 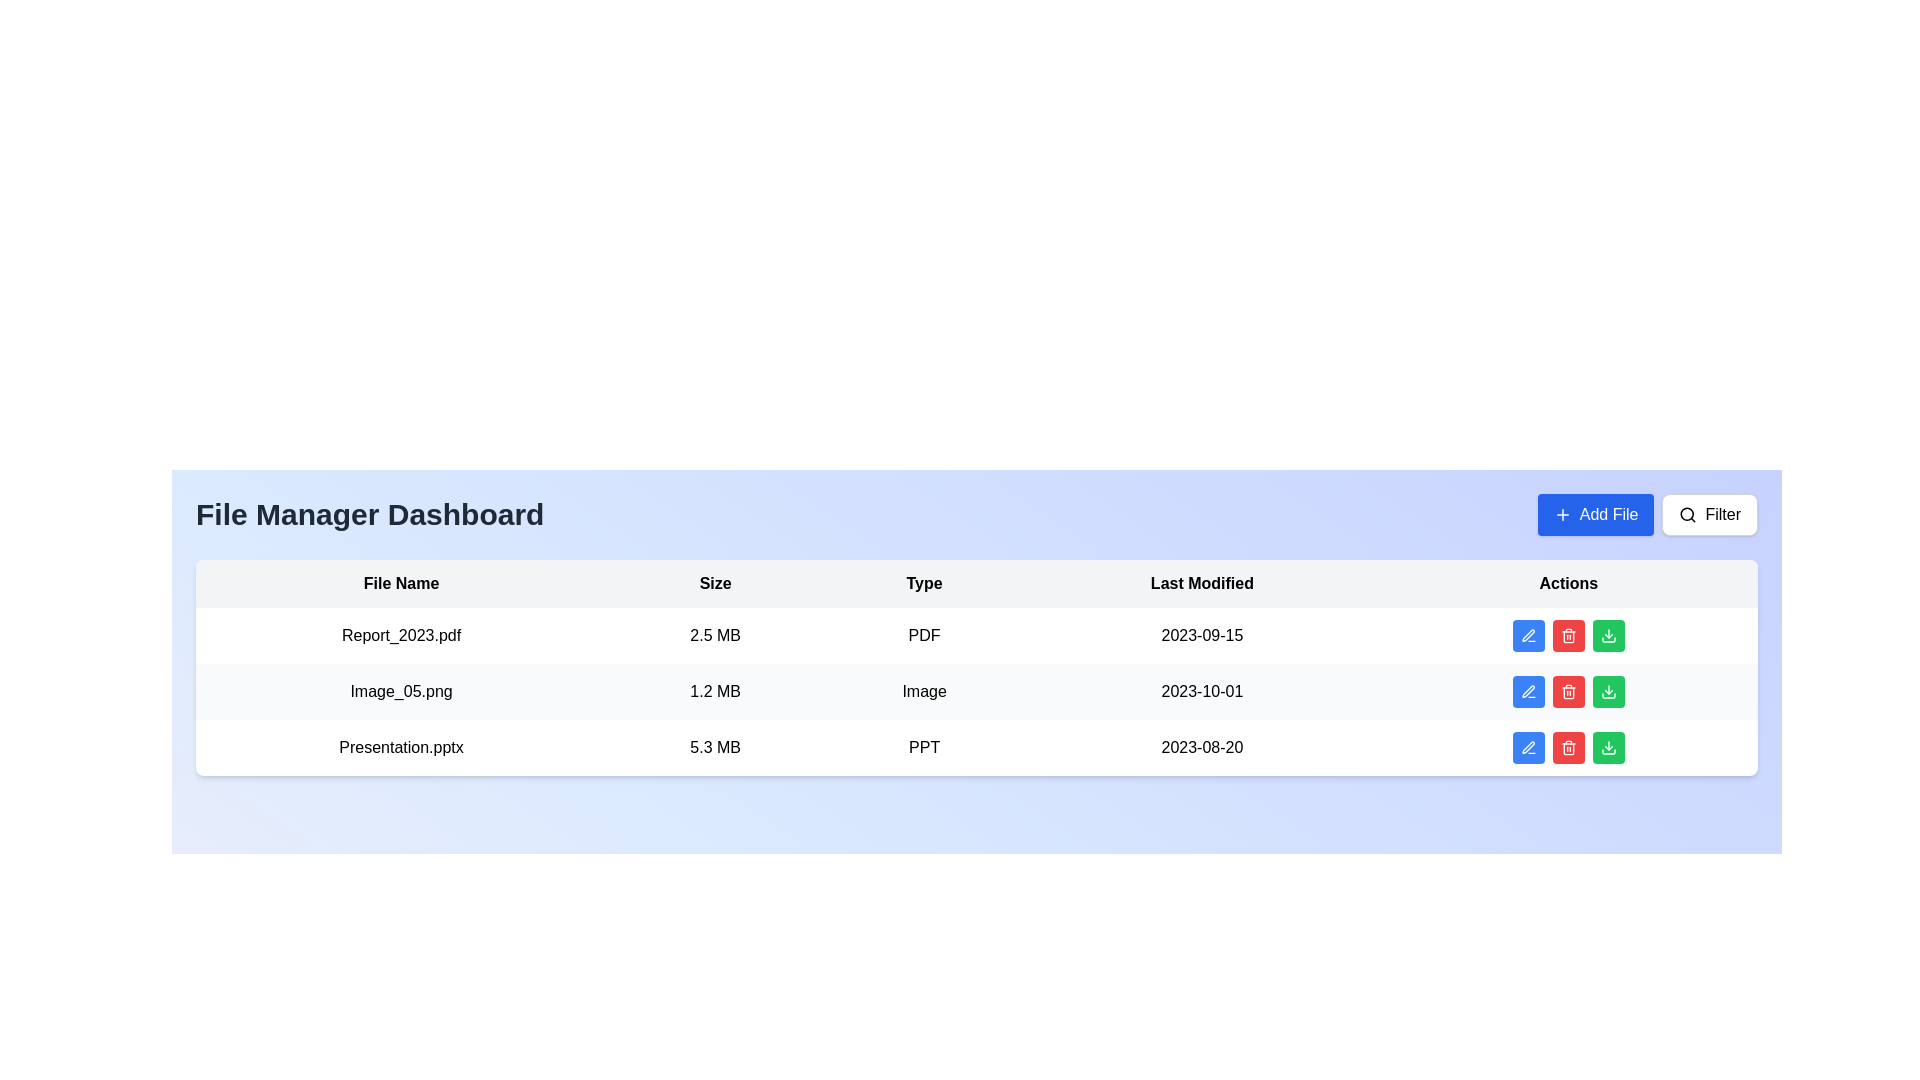 What do you see at coordinates (1201, 690) in the screenshot?
I see `the text element displaying the date '2023-10-01' in the 'Last Modified' column of the table corresponding to 'Image_05.png'` at bounding box center [1201, 690].